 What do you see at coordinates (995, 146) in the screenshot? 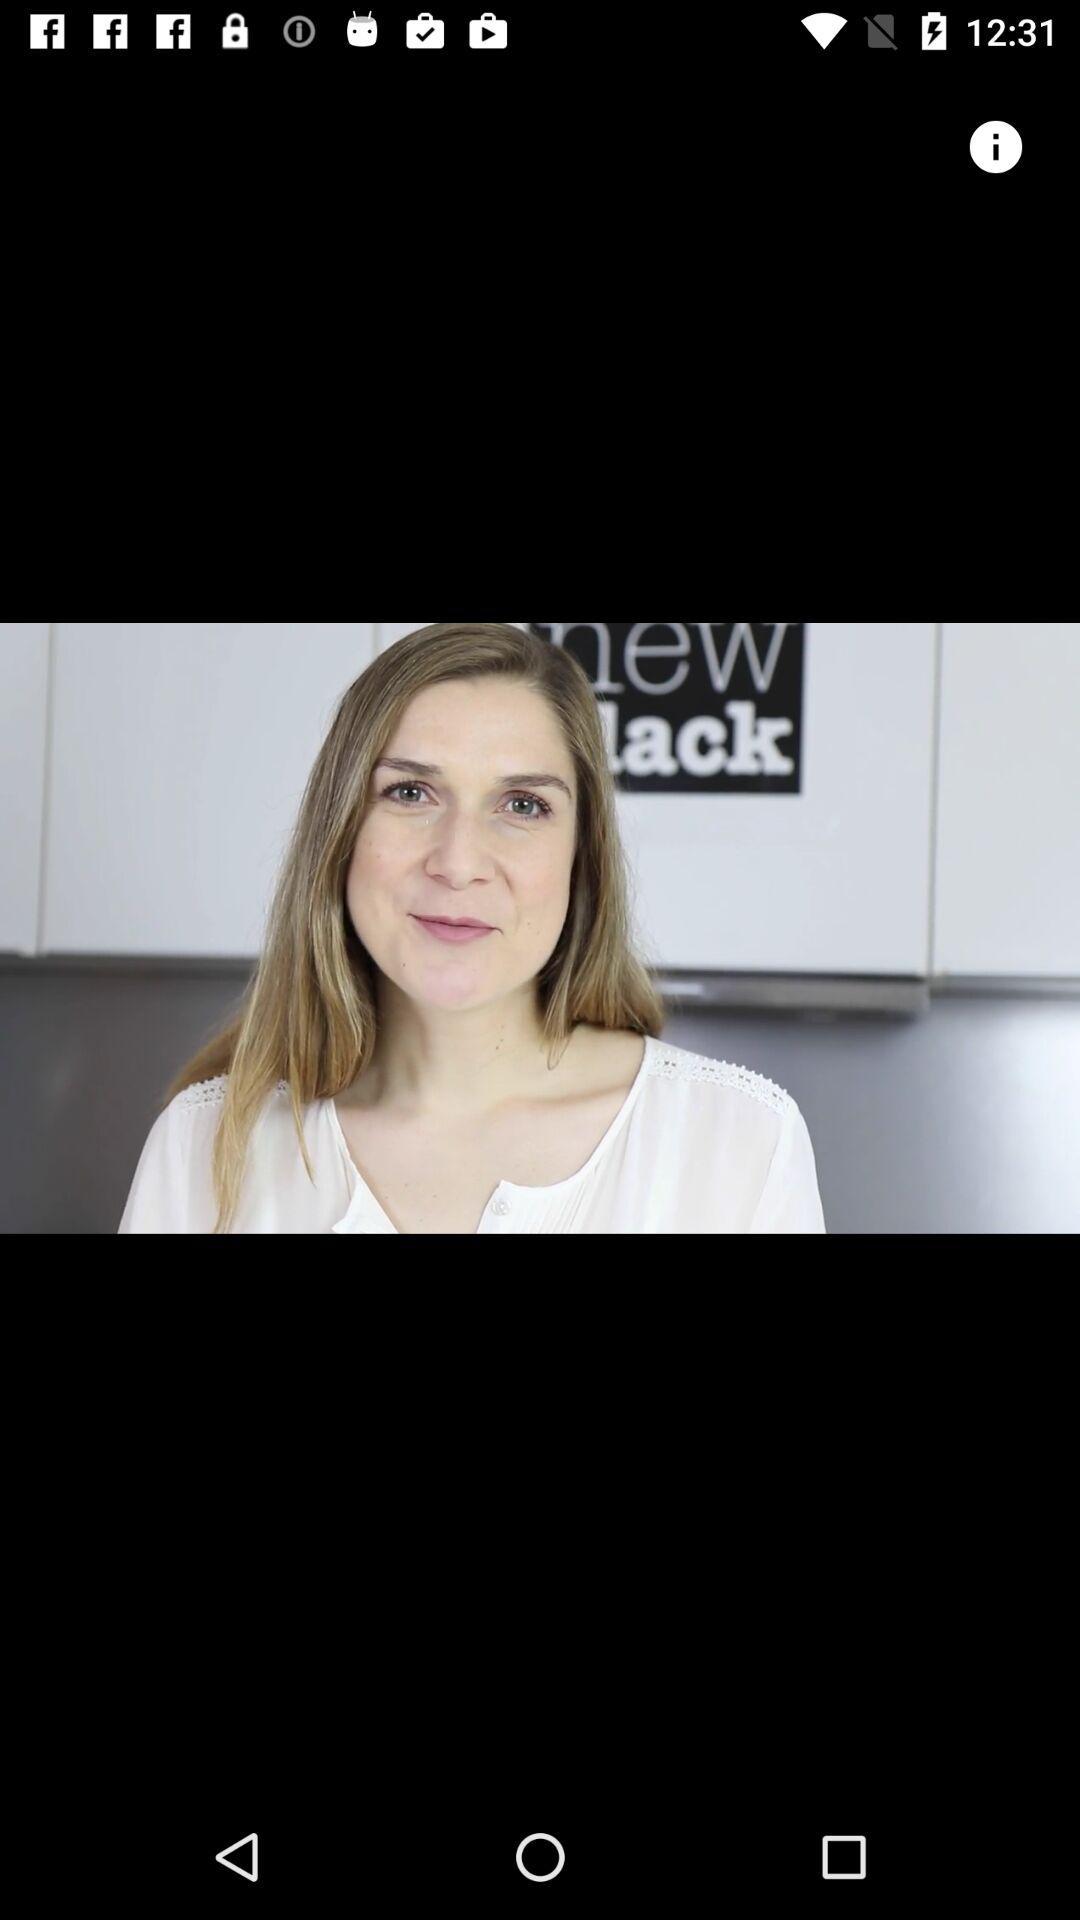
I see `the info icon` at bounding box center [995, 146].